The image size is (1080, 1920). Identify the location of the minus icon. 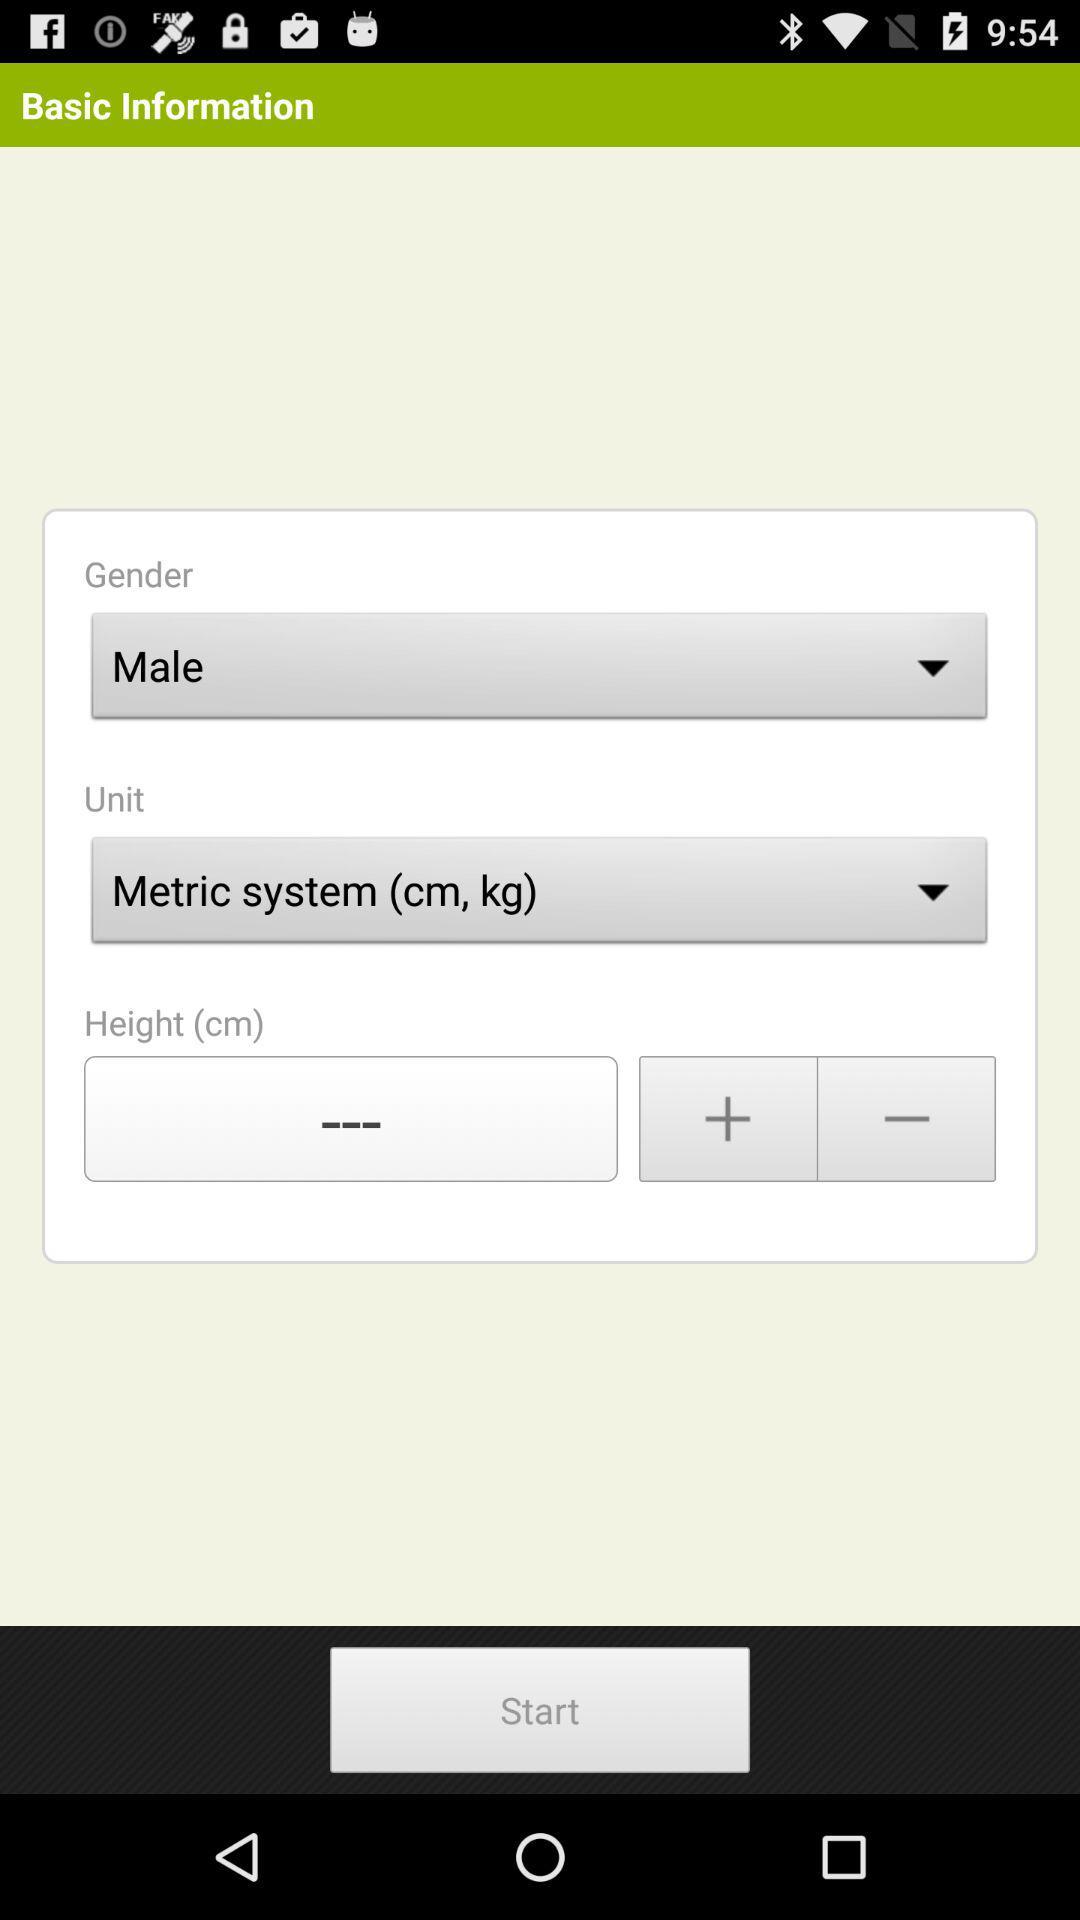
(907, 1197).